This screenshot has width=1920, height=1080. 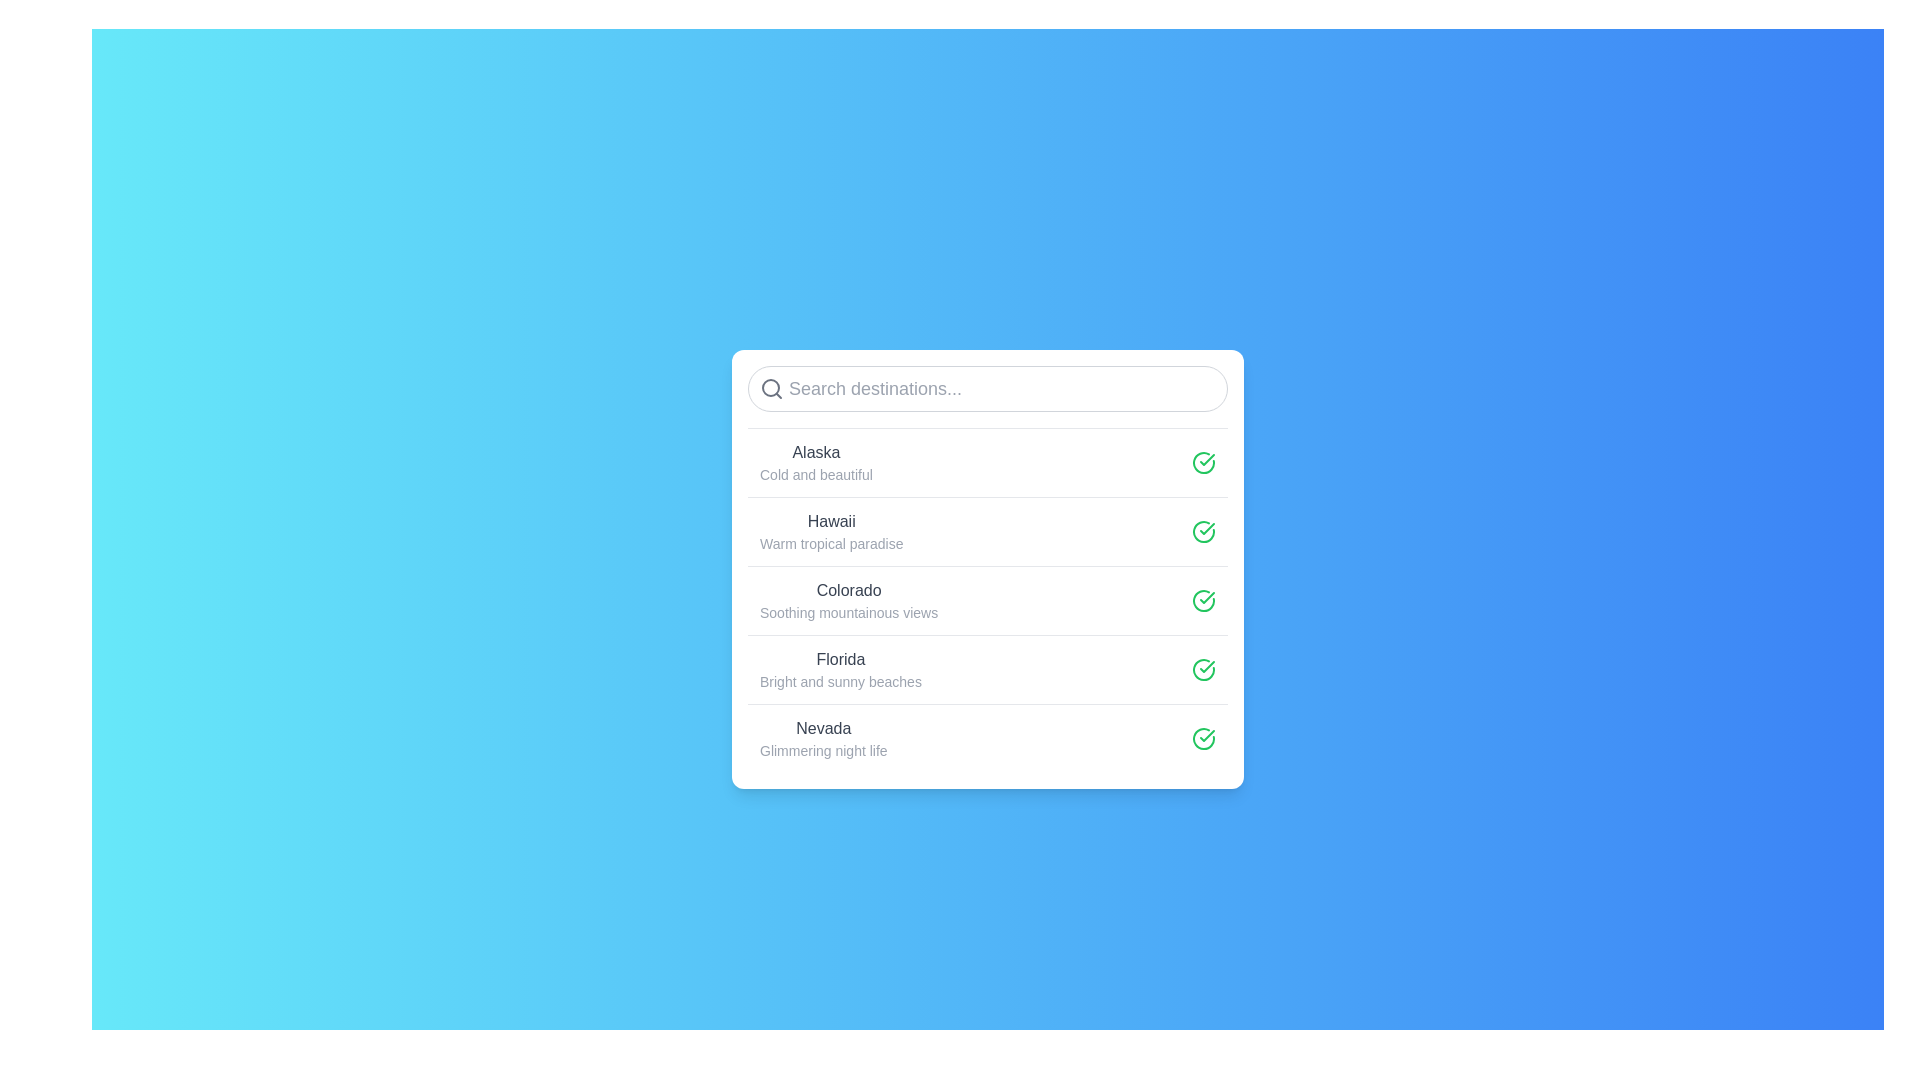 I want to click on the confirmation icon associated with the 'Nevada' entry in the list item, indicating a successful state or acknowledgment, so click(x=1203, y=737).